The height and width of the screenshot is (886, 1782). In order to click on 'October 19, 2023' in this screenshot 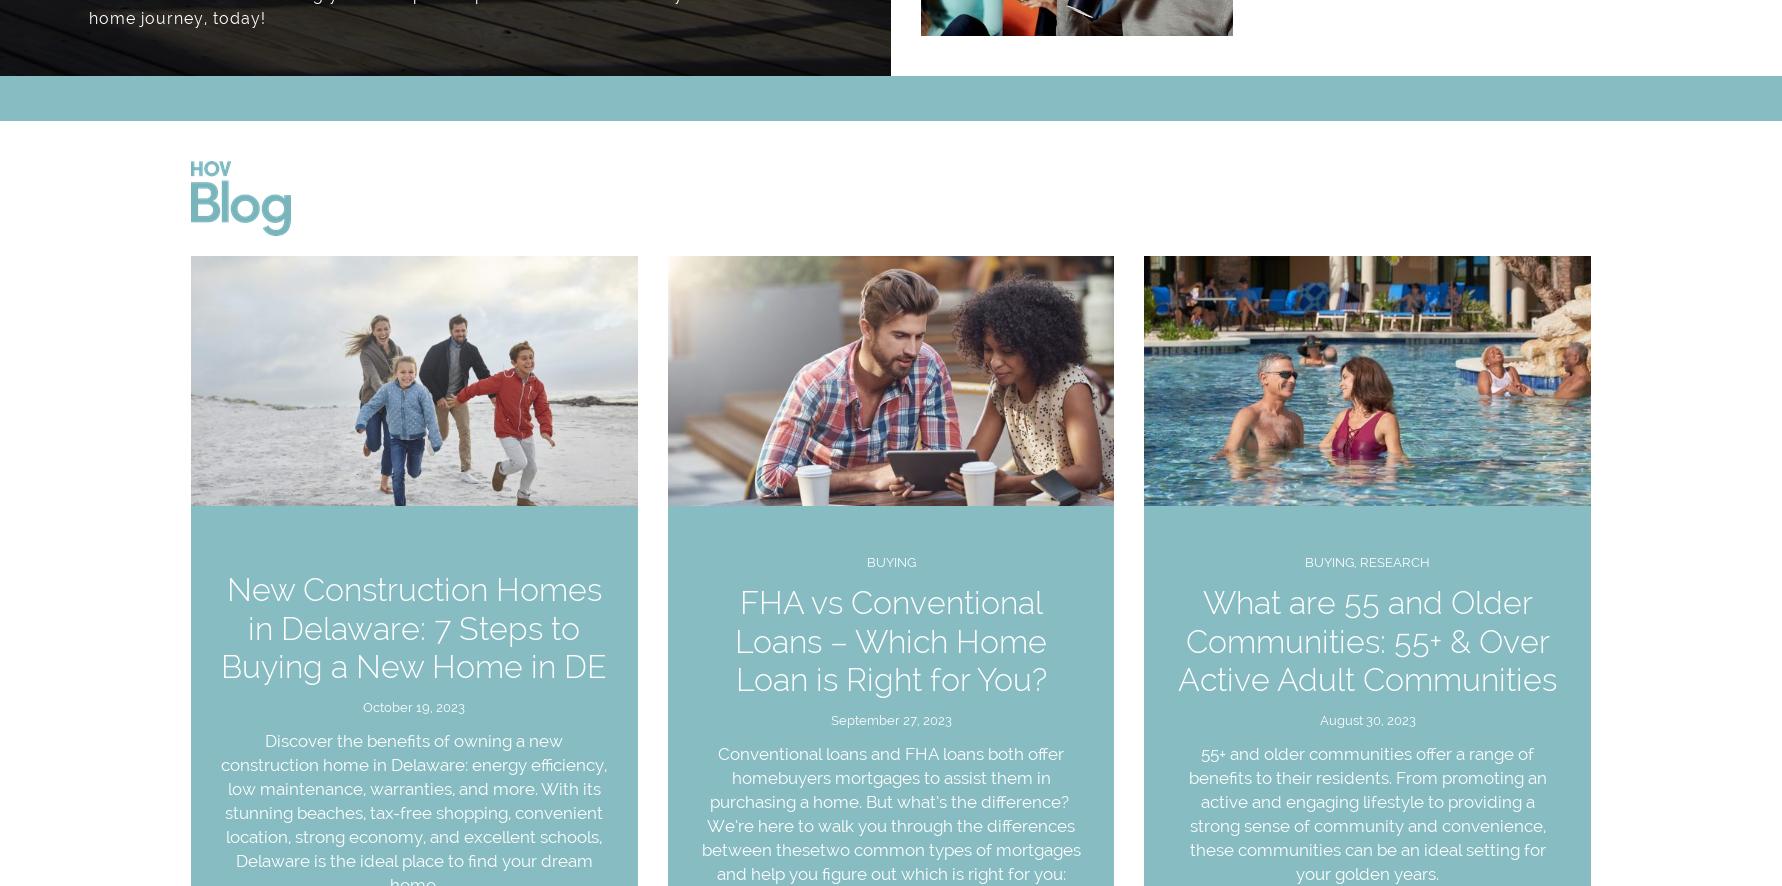, I will do `click(413, 706)`.